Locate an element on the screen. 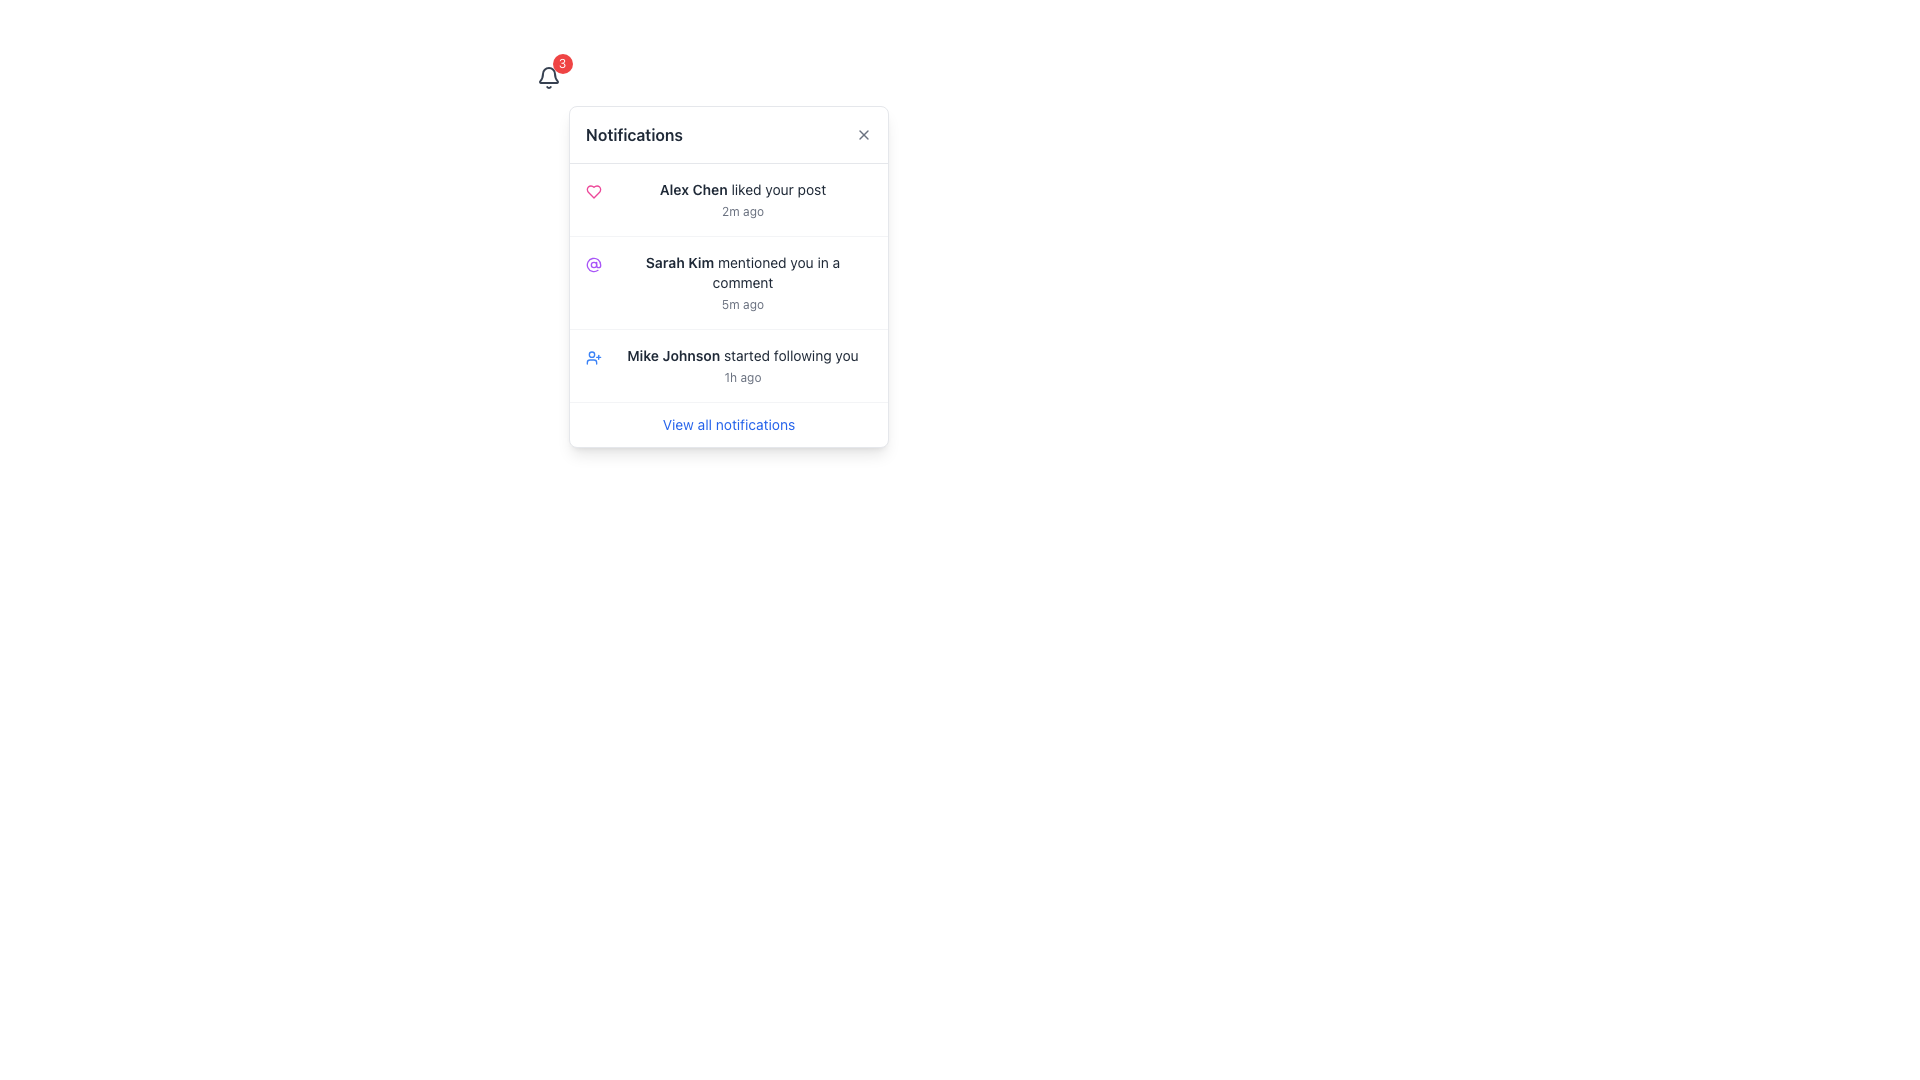  notification entry indicating that 'Mike Johnson' has started following the user, located in the third row of the notifications list within the notification panel is located at coordinates (742, 366).